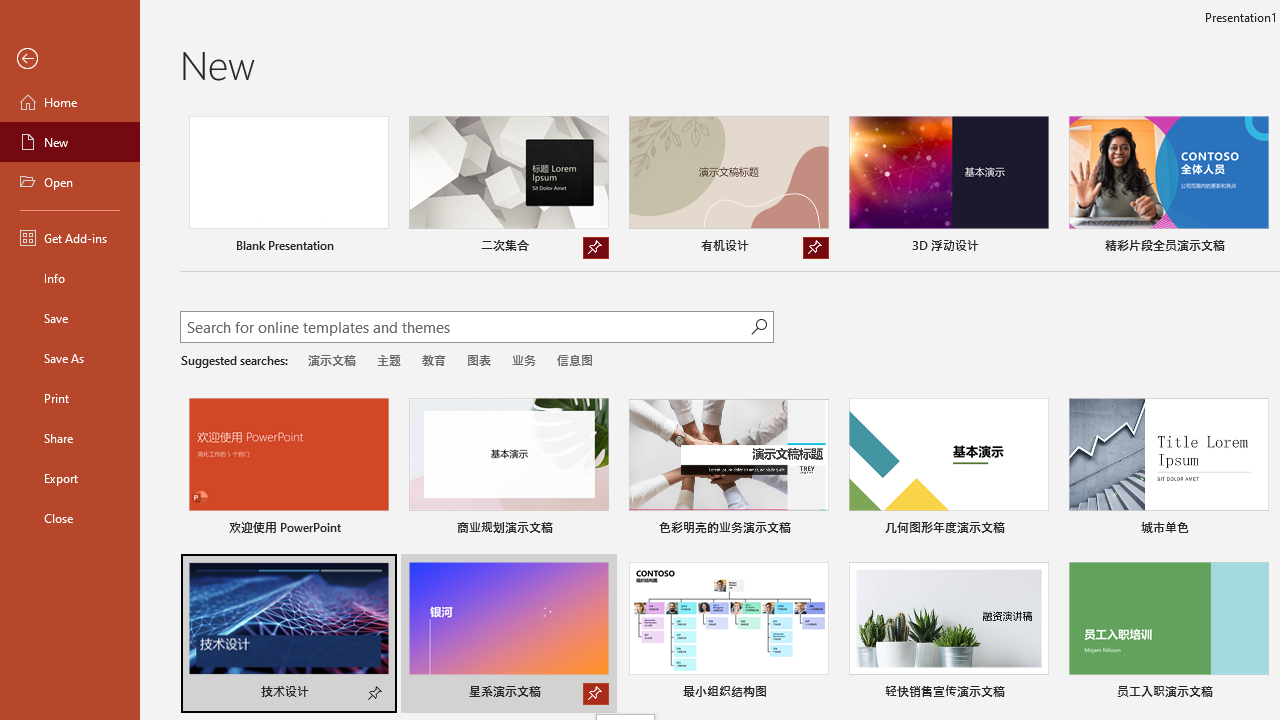 The image size is (1280, 720). I want to click on 'Export', so click(69, 478).